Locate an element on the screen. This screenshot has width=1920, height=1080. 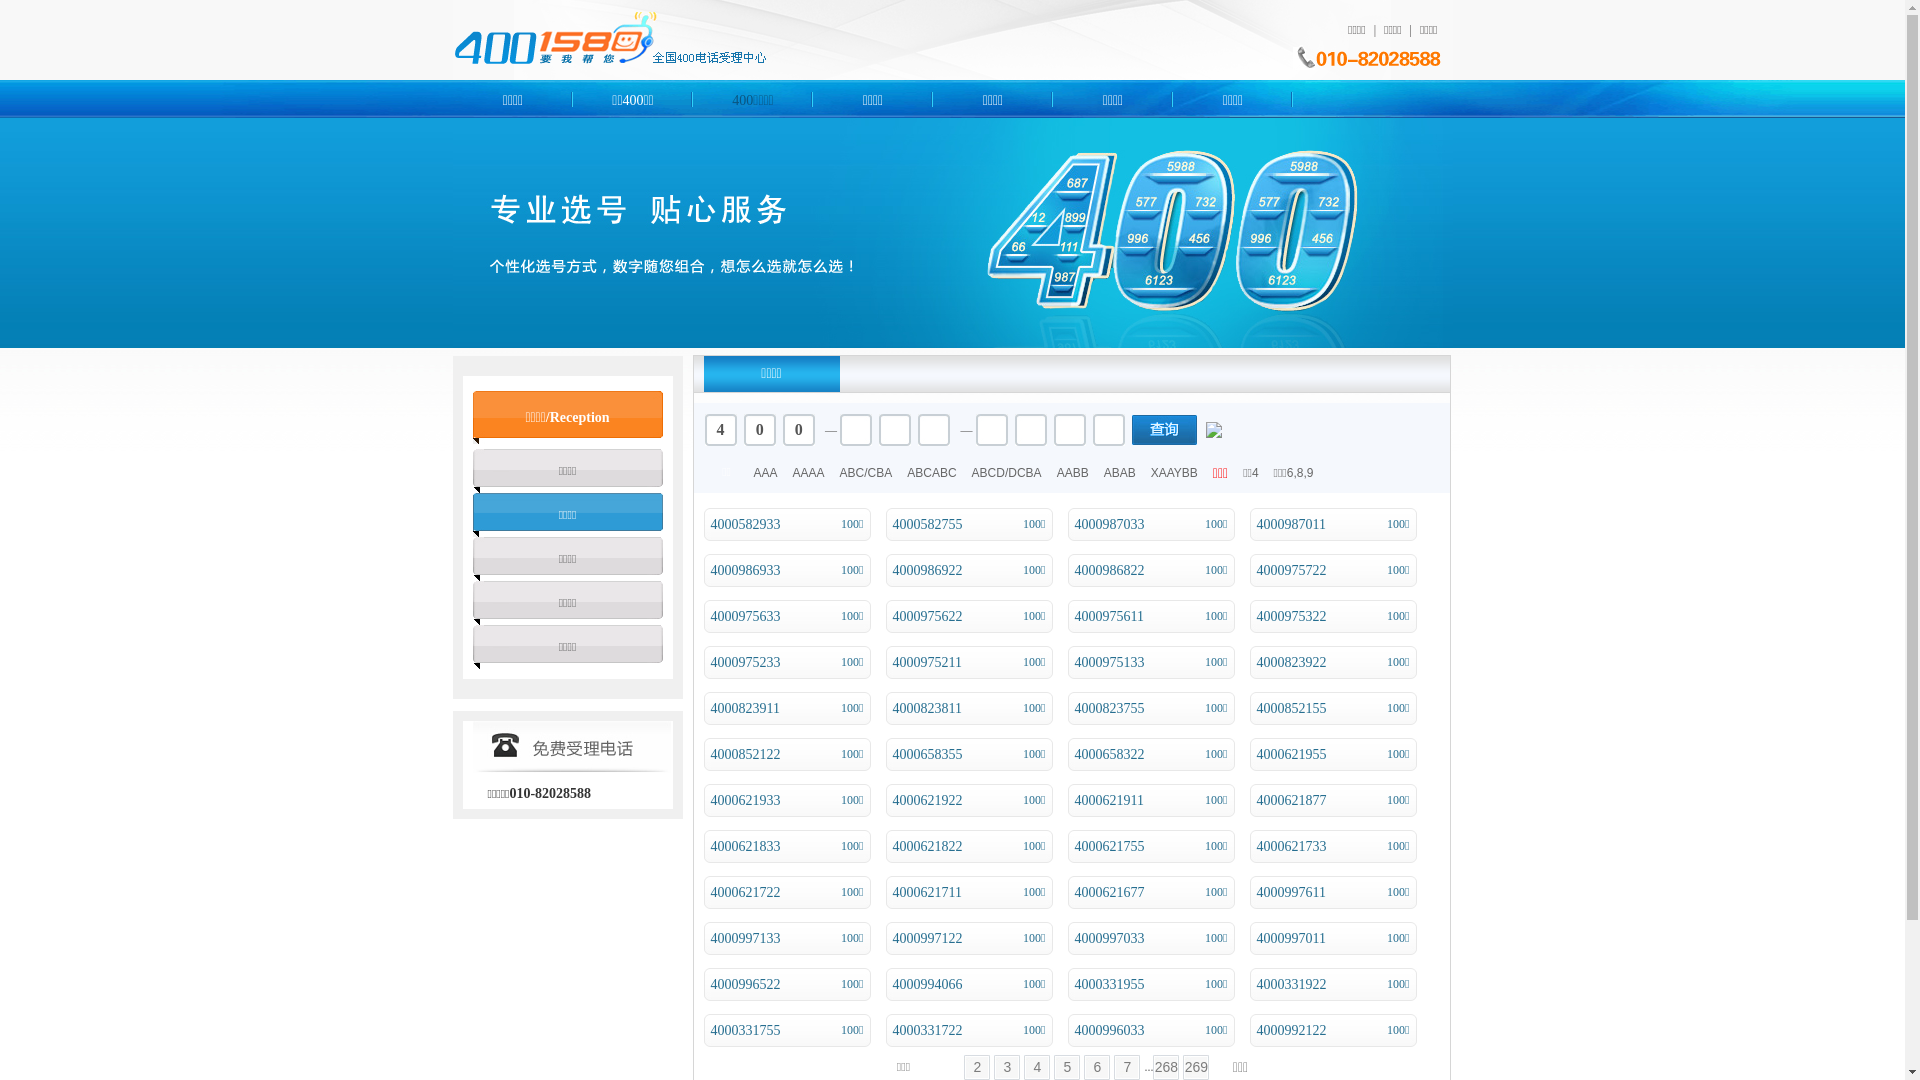
'XAAYBB' is located at coordinates (1174, 473).